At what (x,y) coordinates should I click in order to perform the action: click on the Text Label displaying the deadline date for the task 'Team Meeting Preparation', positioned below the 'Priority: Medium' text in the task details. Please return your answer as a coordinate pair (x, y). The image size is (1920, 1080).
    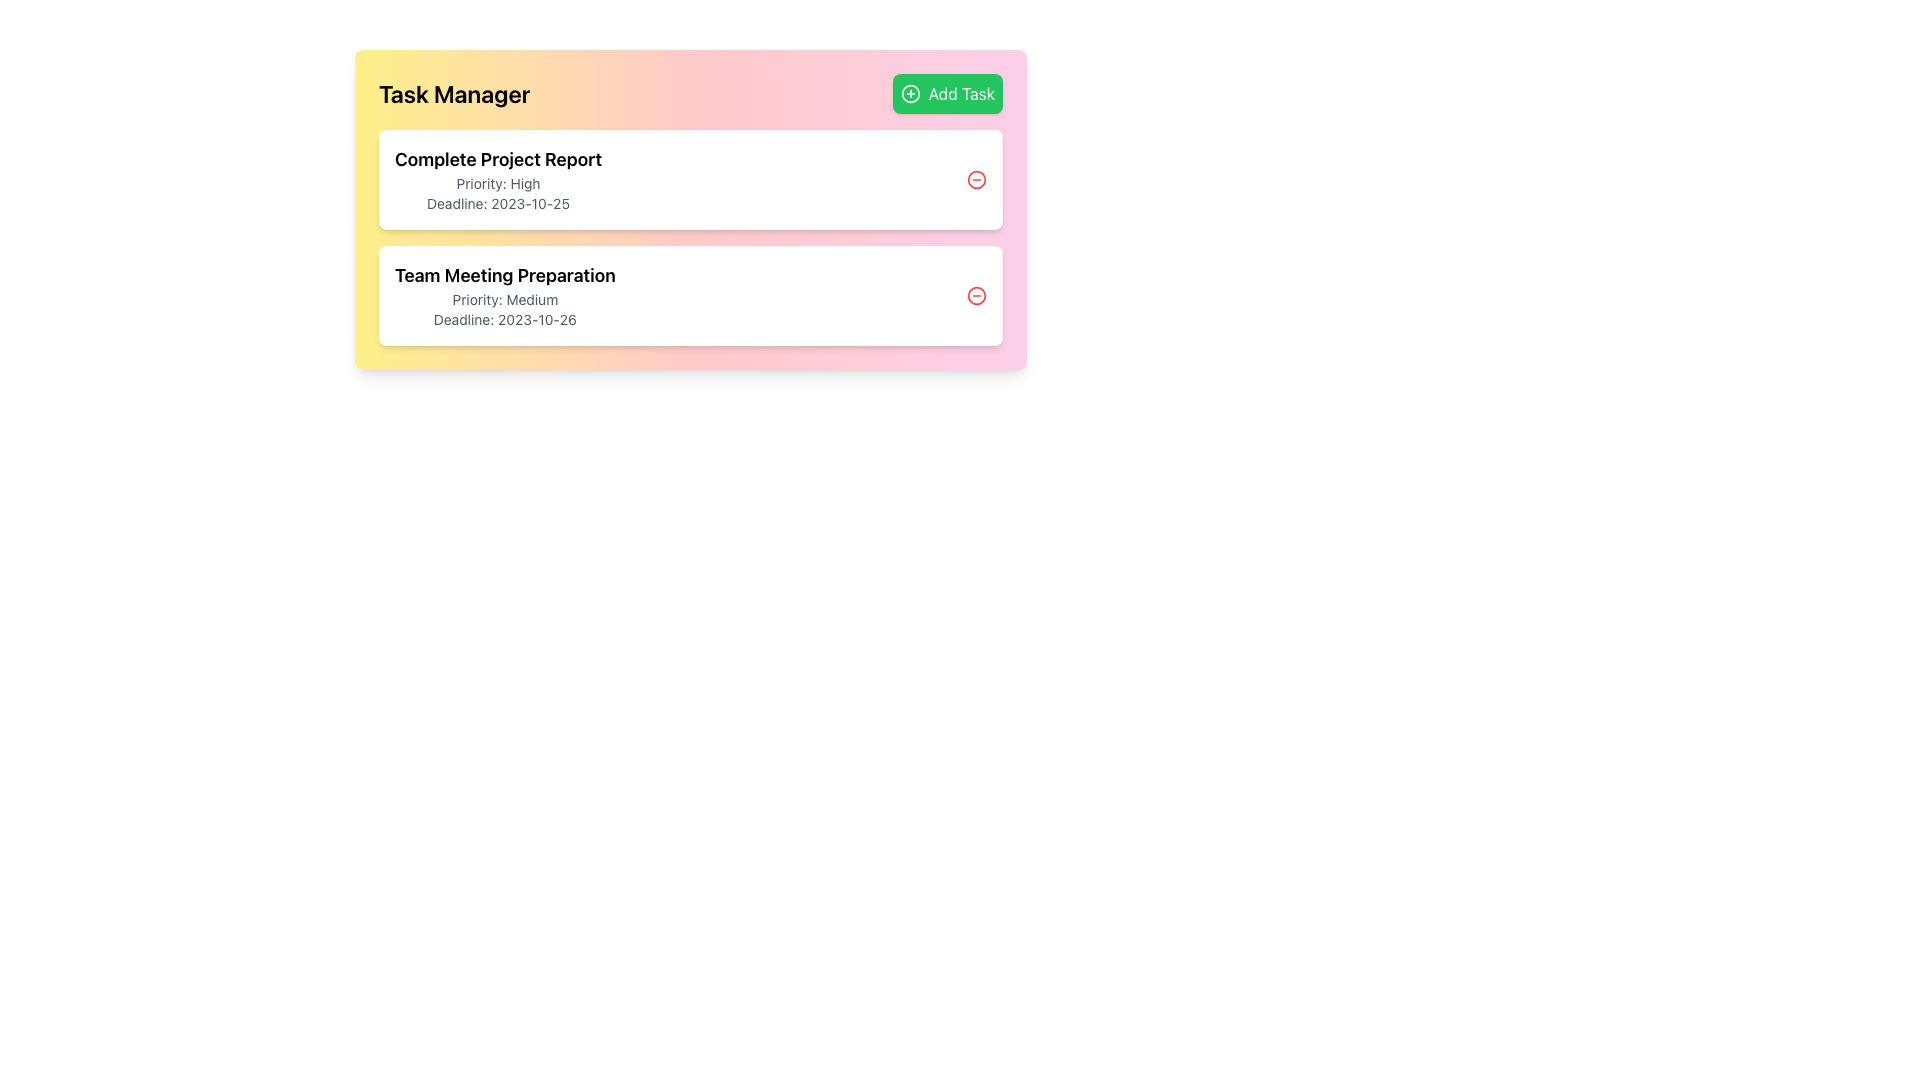
    Looking at the image, I should click on (505, 319).